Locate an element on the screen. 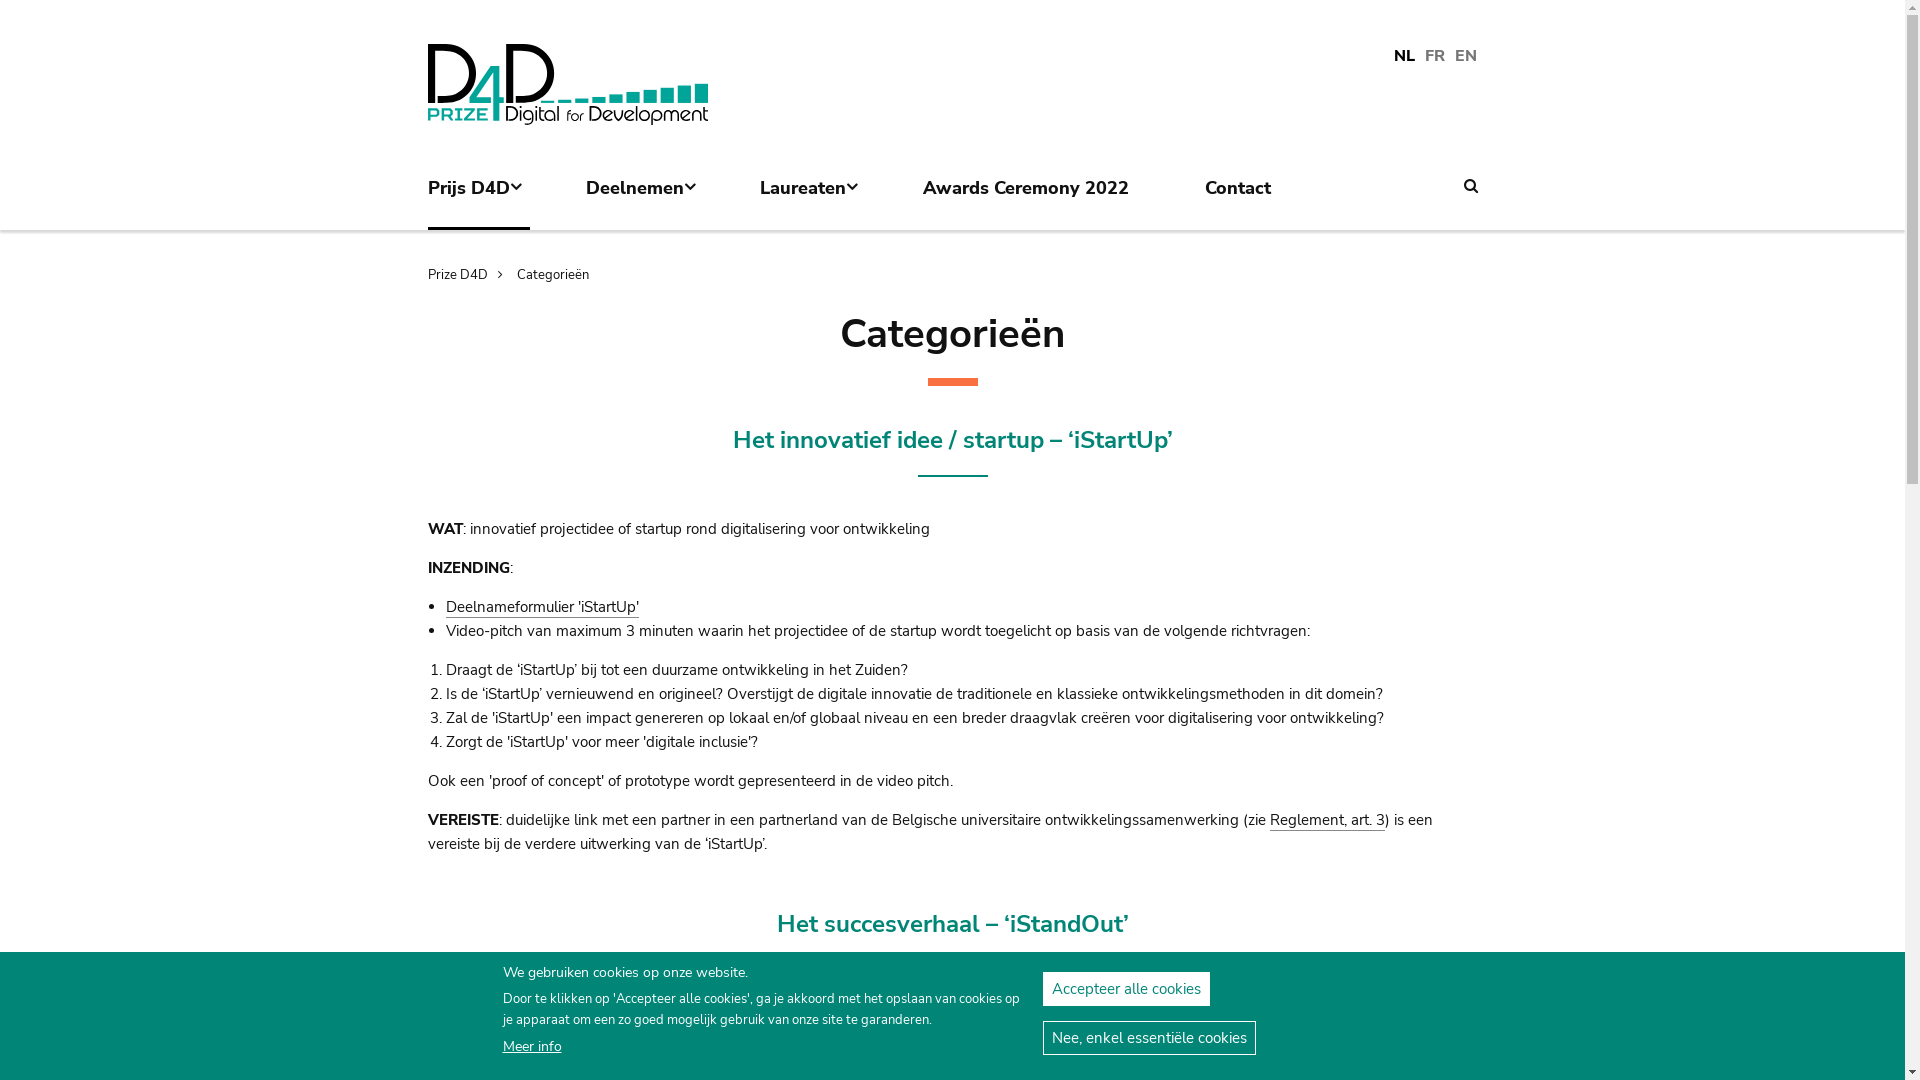 The image size is (1920, 1080). 'Accepteer alle cookies' is located at coordinates (1040, 987).